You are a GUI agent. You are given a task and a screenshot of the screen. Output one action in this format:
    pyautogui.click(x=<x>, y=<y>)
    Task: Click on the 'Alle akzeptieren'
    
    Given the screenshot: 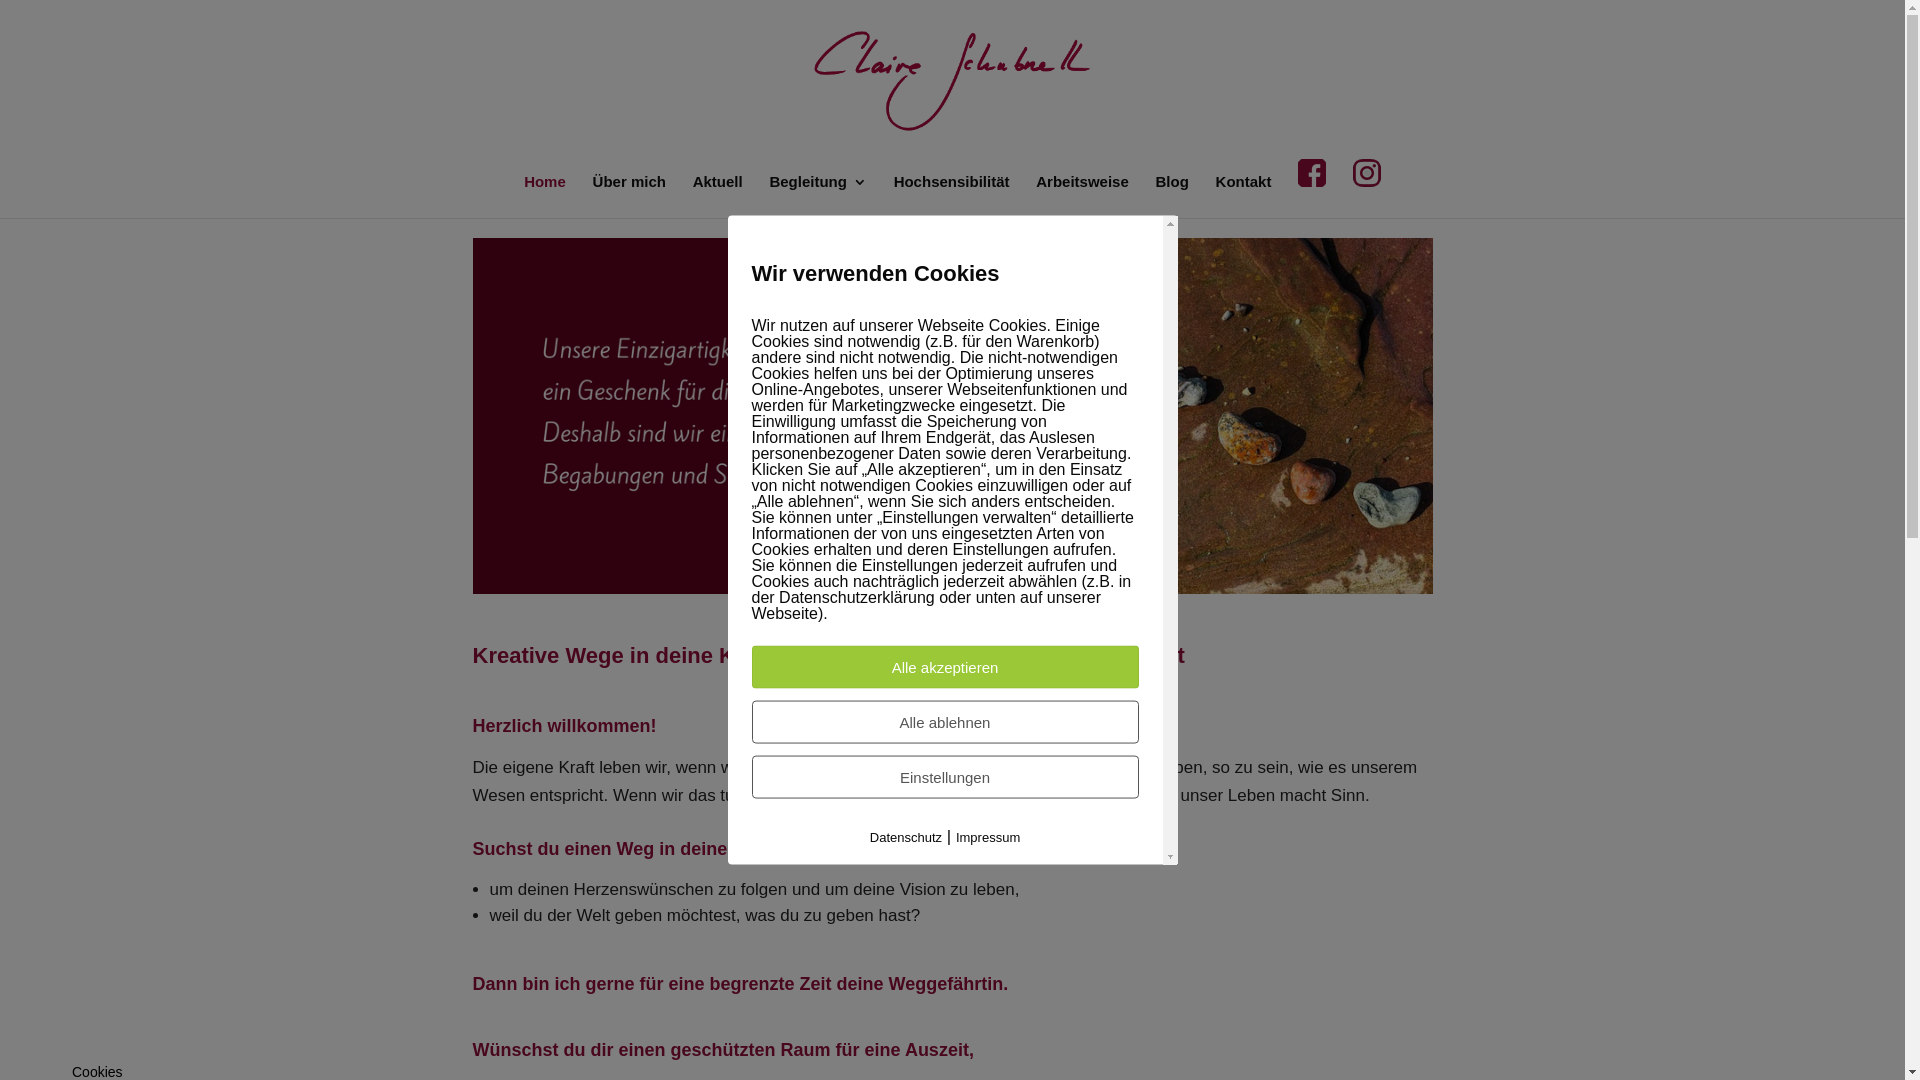 What is the action you would take?
    pyautogui.click(x=944, y=667)
    